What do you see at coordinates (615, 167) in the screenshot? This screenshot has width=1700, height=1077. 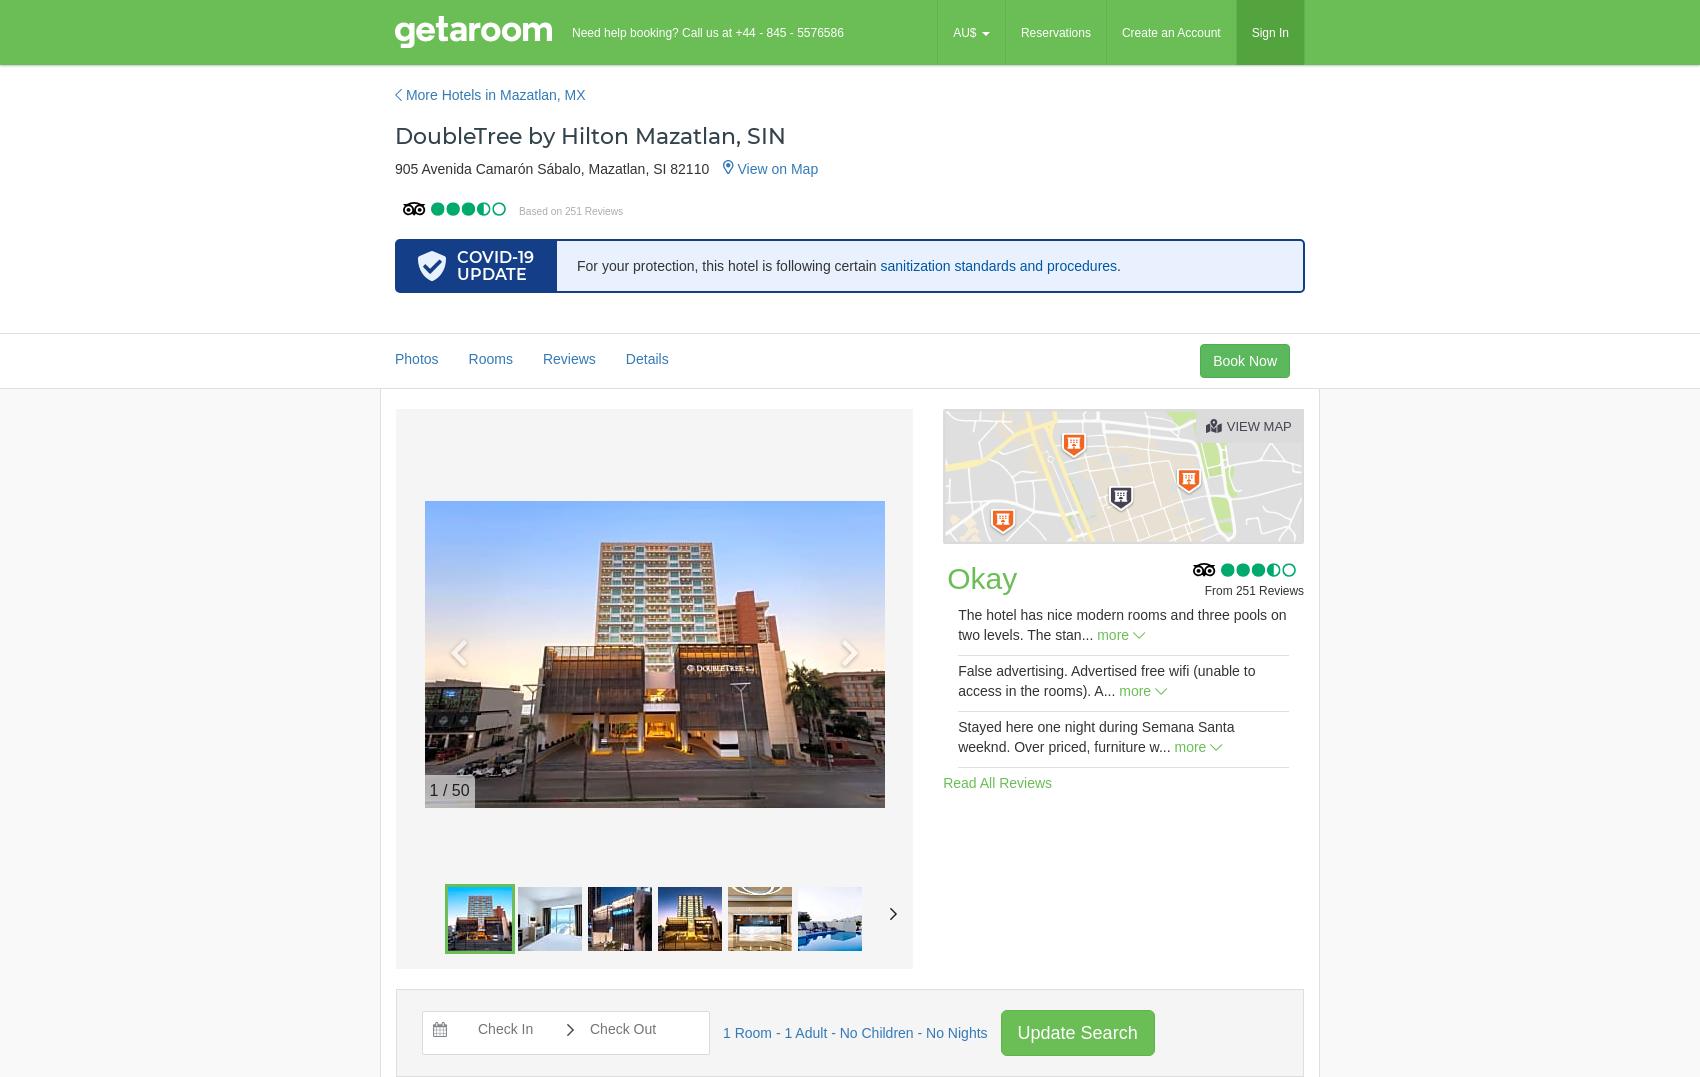 I see `'Mazatlan'` at bounding box center [615, 167].